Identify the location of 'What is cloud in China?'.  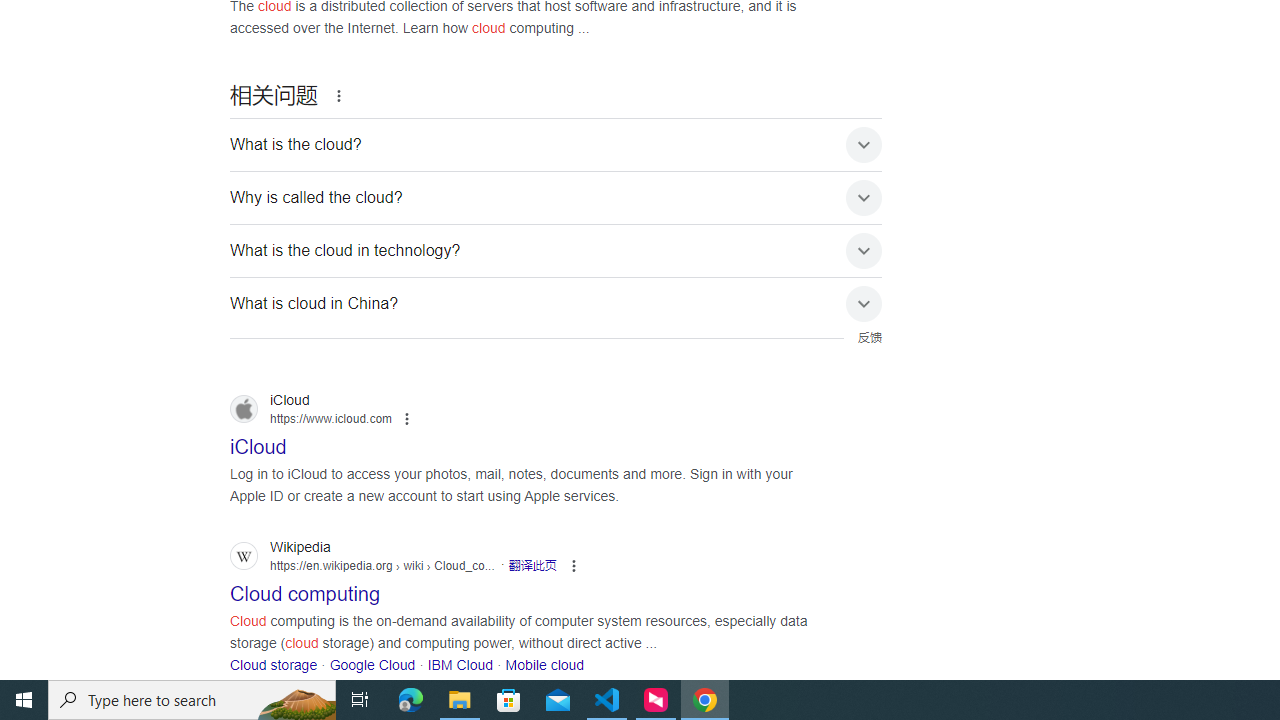
(556, 304).